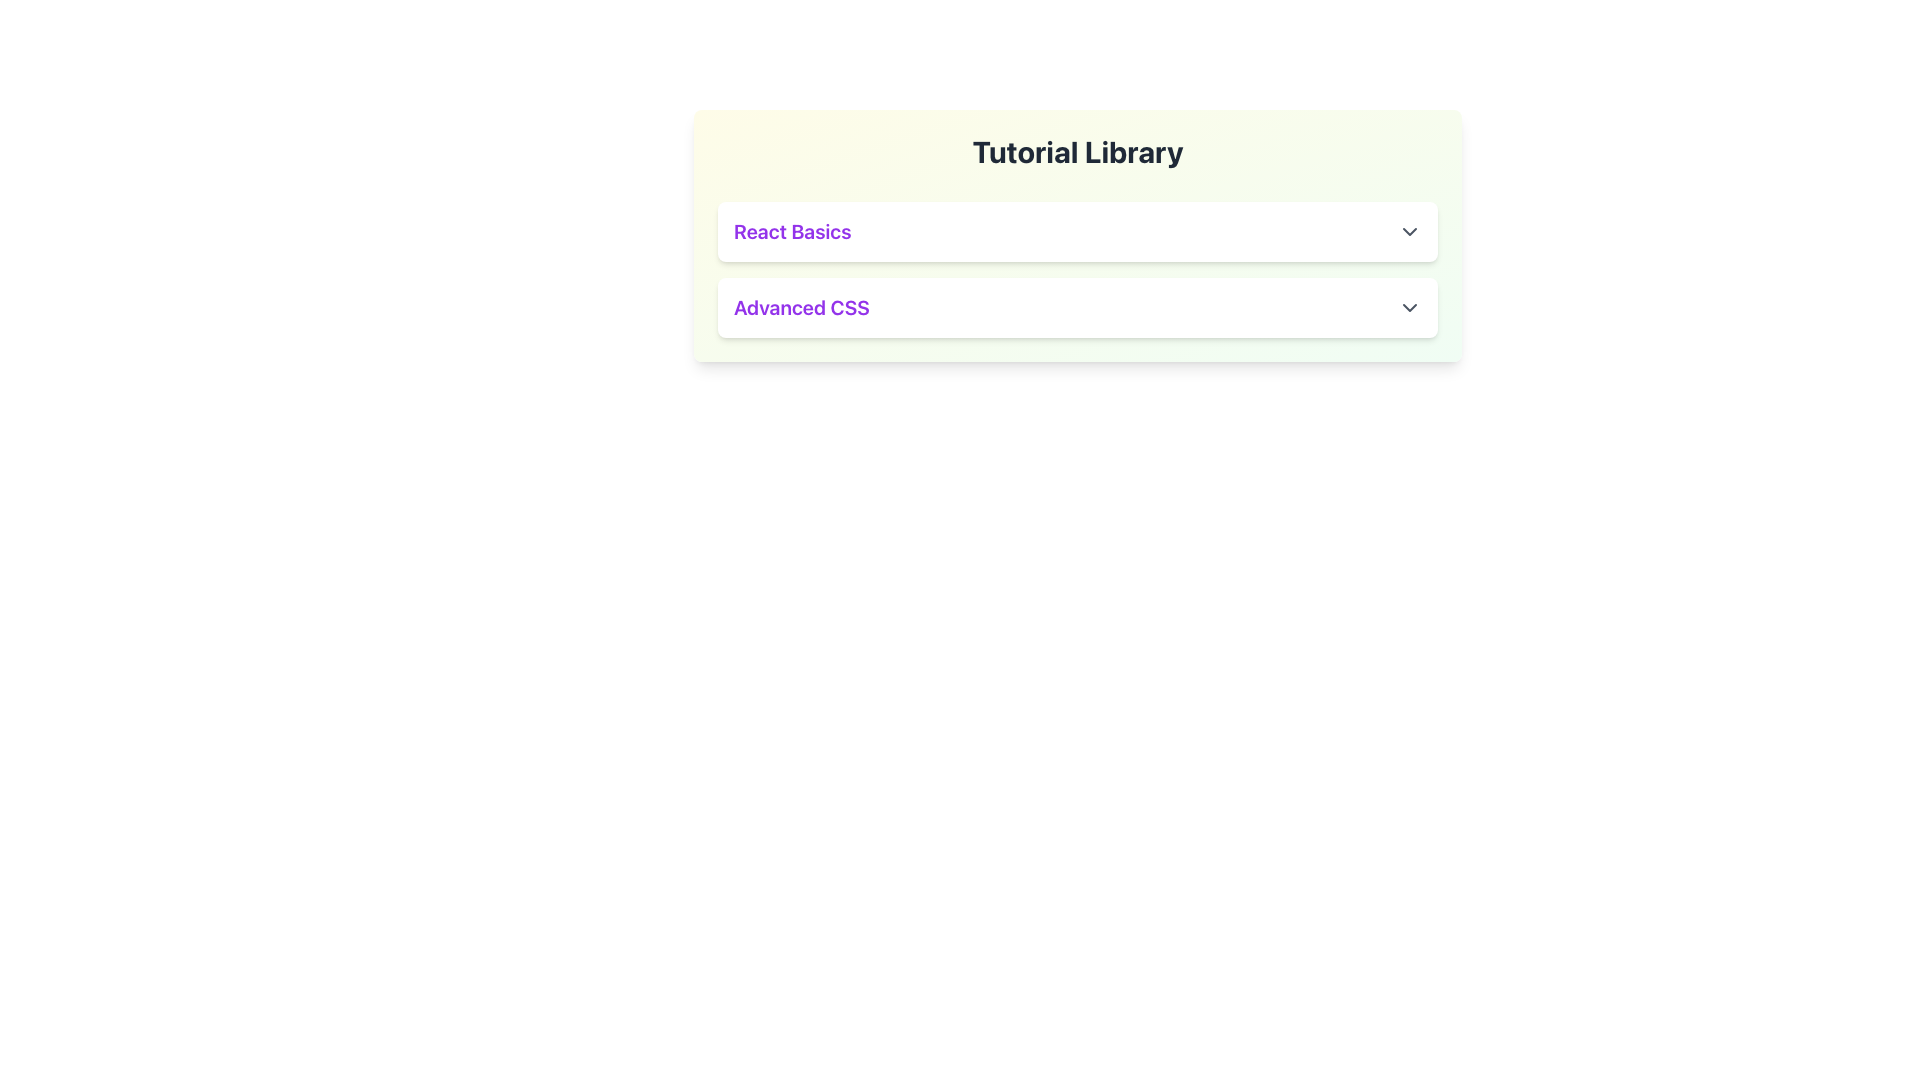  Describe the element at coordinates (801, 308) in the screenshot. I see `the 'Advanced CSS' text label, which identifies a specific section in the UI and is positioned below the 'React Basics' label` at that location.